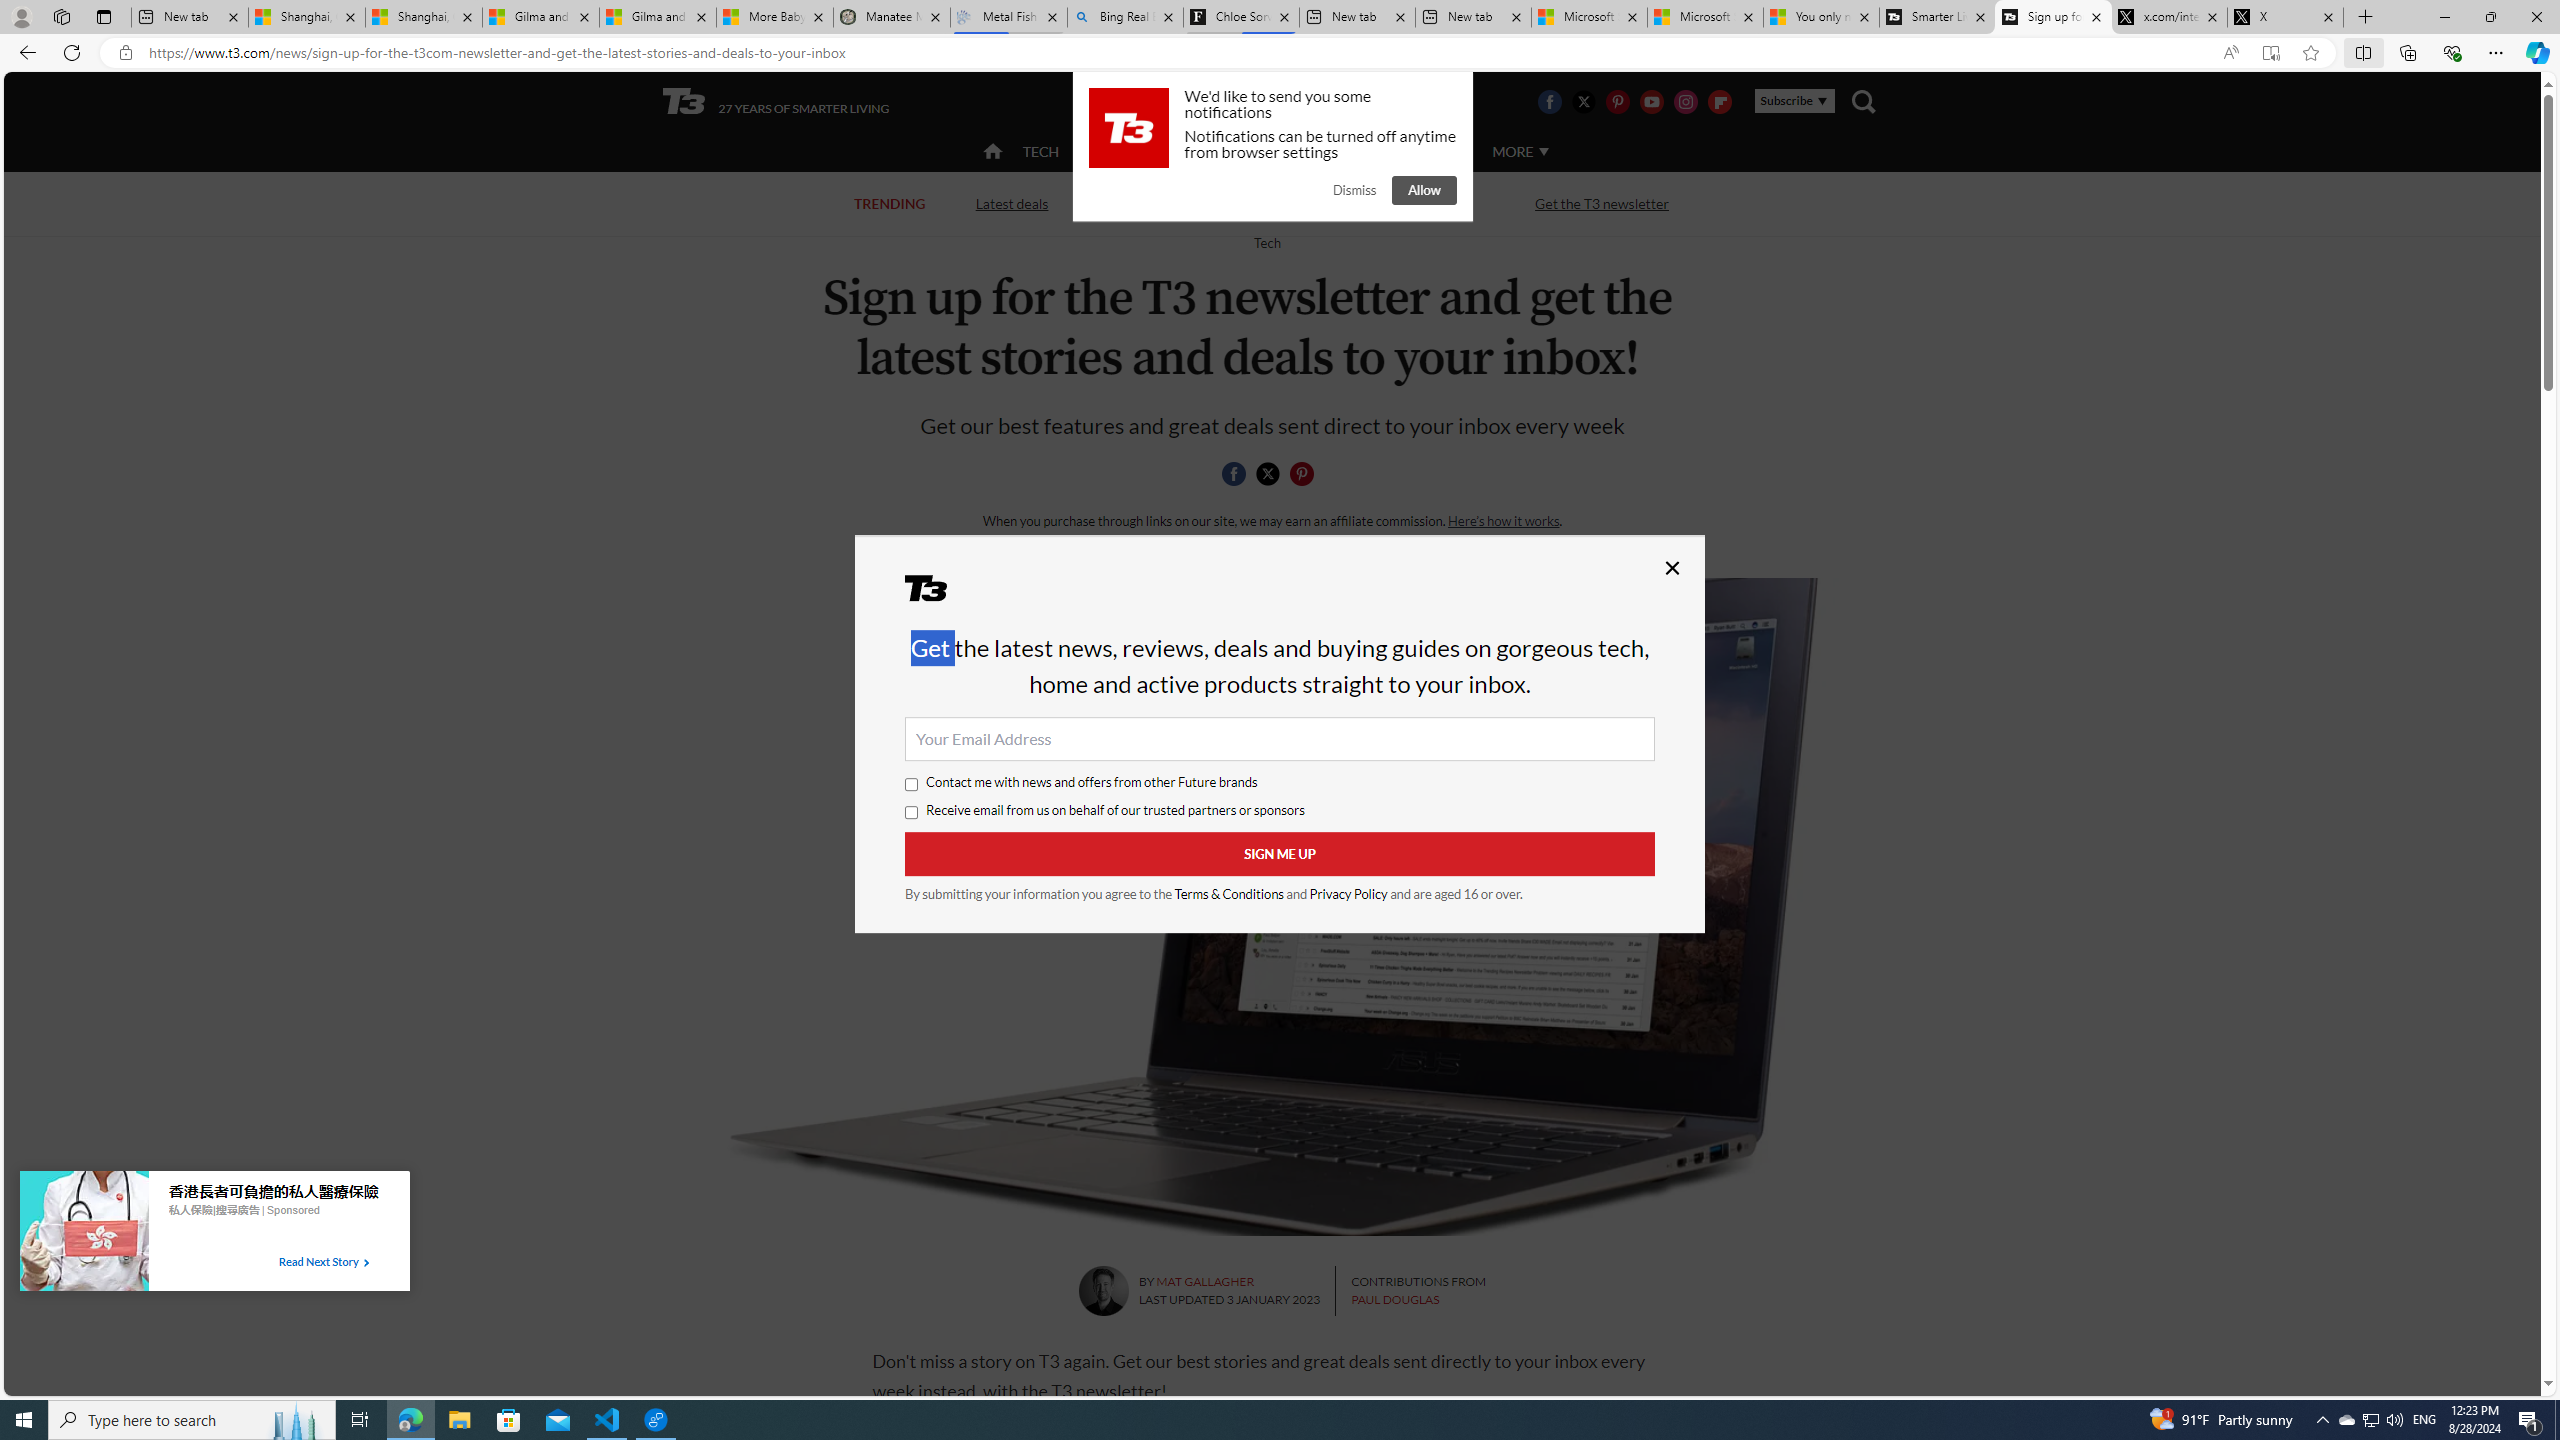 The width and height of the screenshot is (2560, 1440). What do you see at coordinates (1011, 202) in the screenshot?
I see `'Latest deals'` at bounding box center [1011, 202].